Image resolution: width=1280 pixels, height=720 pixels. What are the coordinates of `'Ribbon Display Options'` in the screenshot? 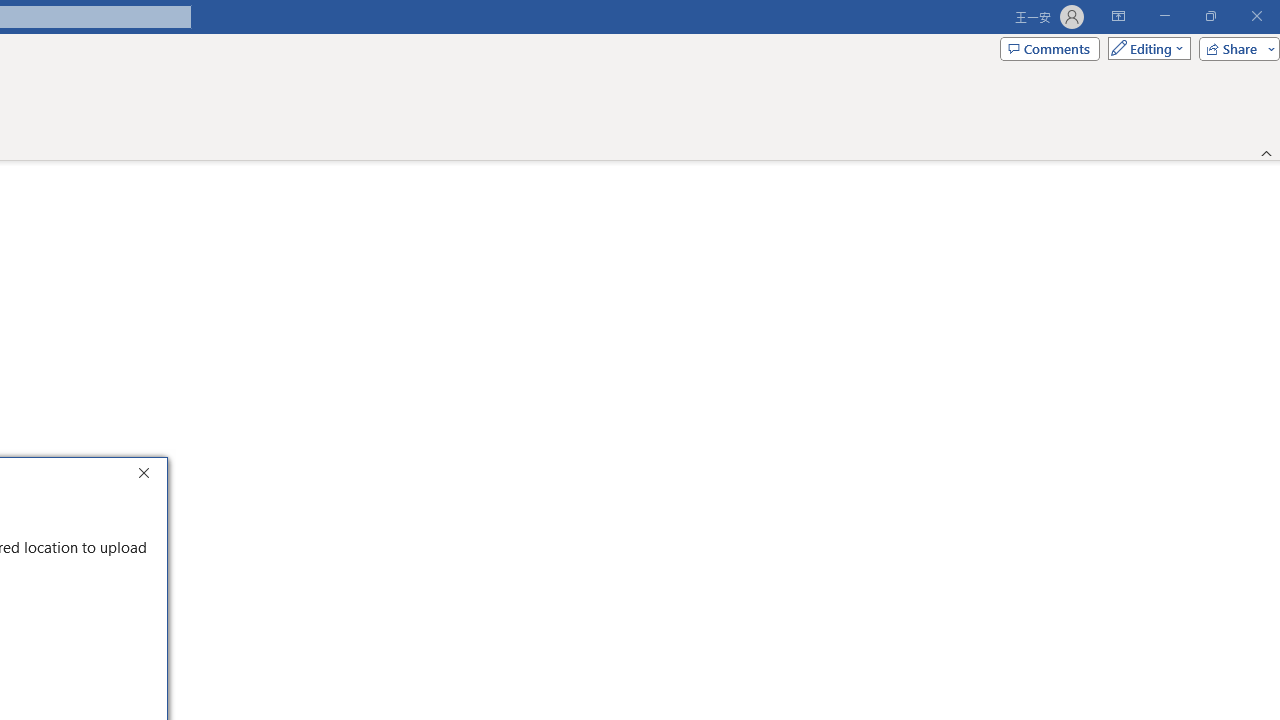 It's located at (1117, 16).